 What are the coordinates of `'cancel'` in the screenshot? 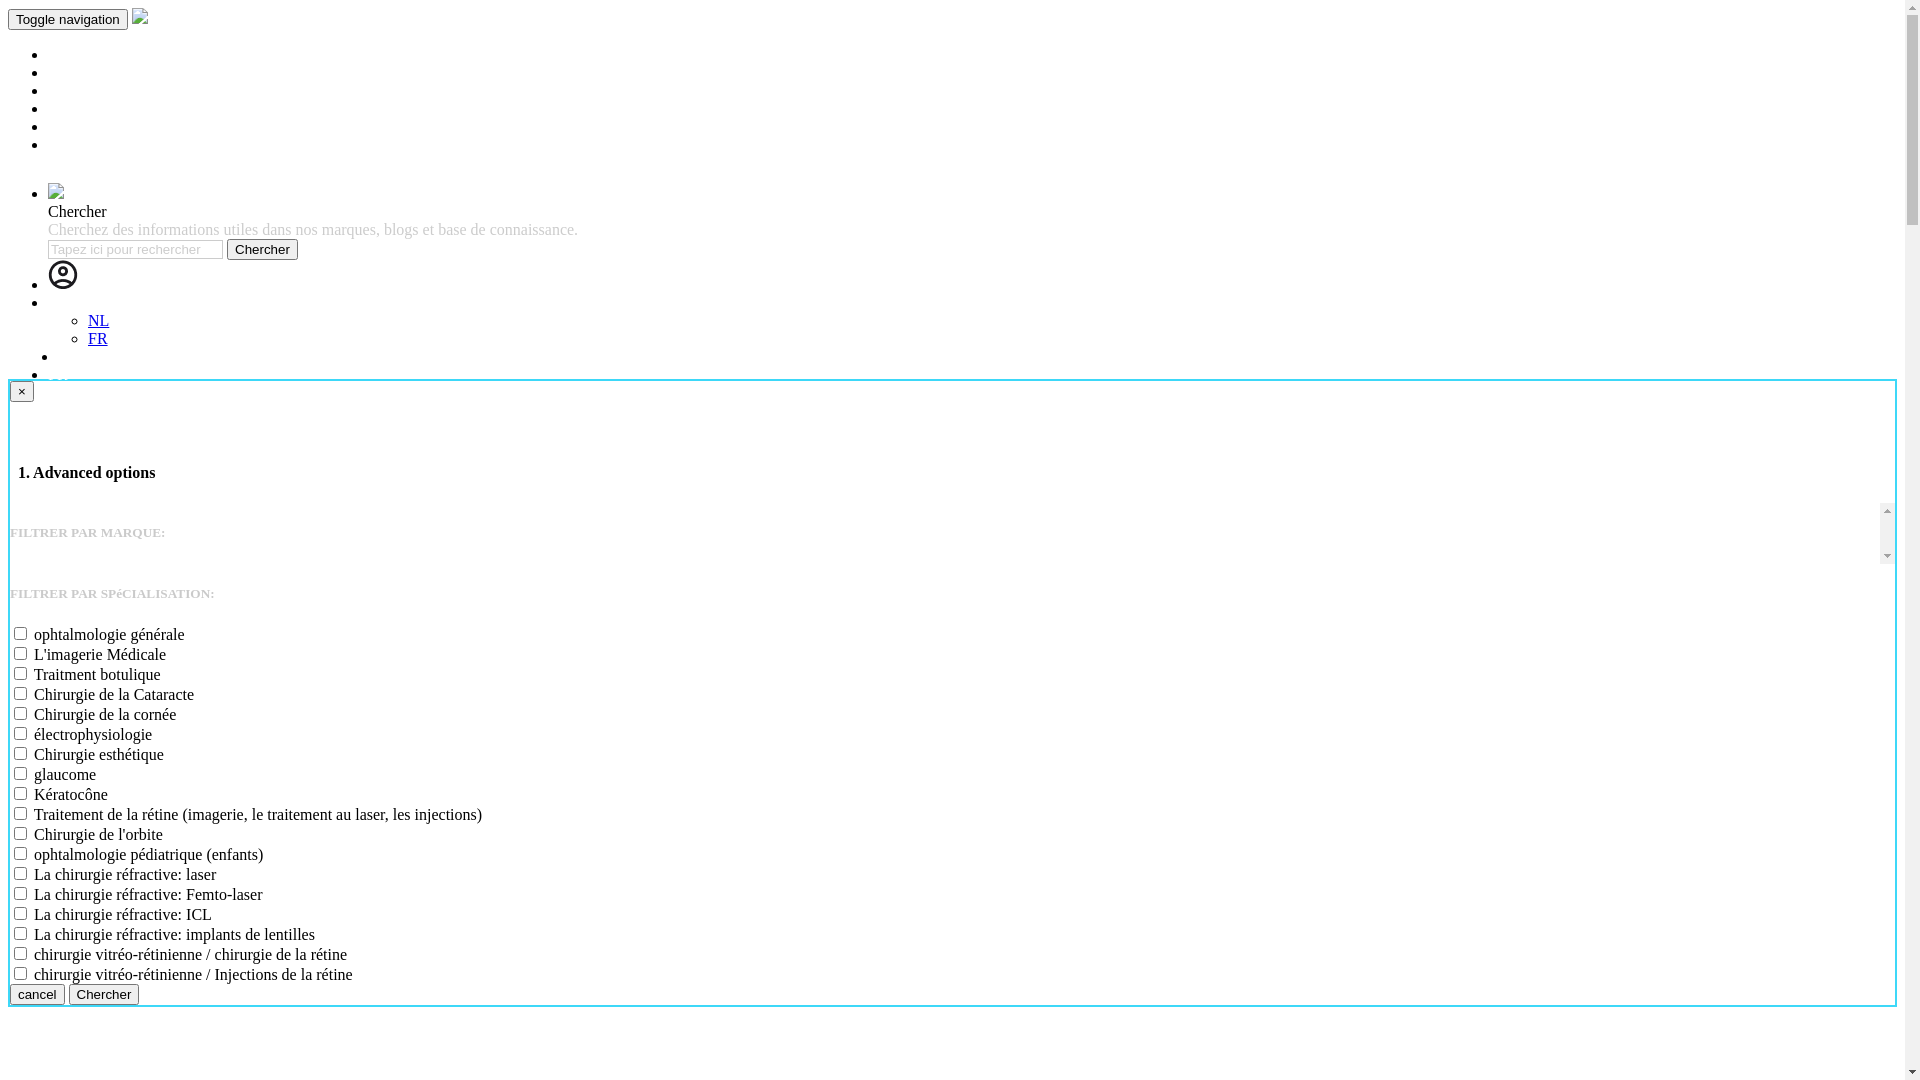 It's located at (9, 994).